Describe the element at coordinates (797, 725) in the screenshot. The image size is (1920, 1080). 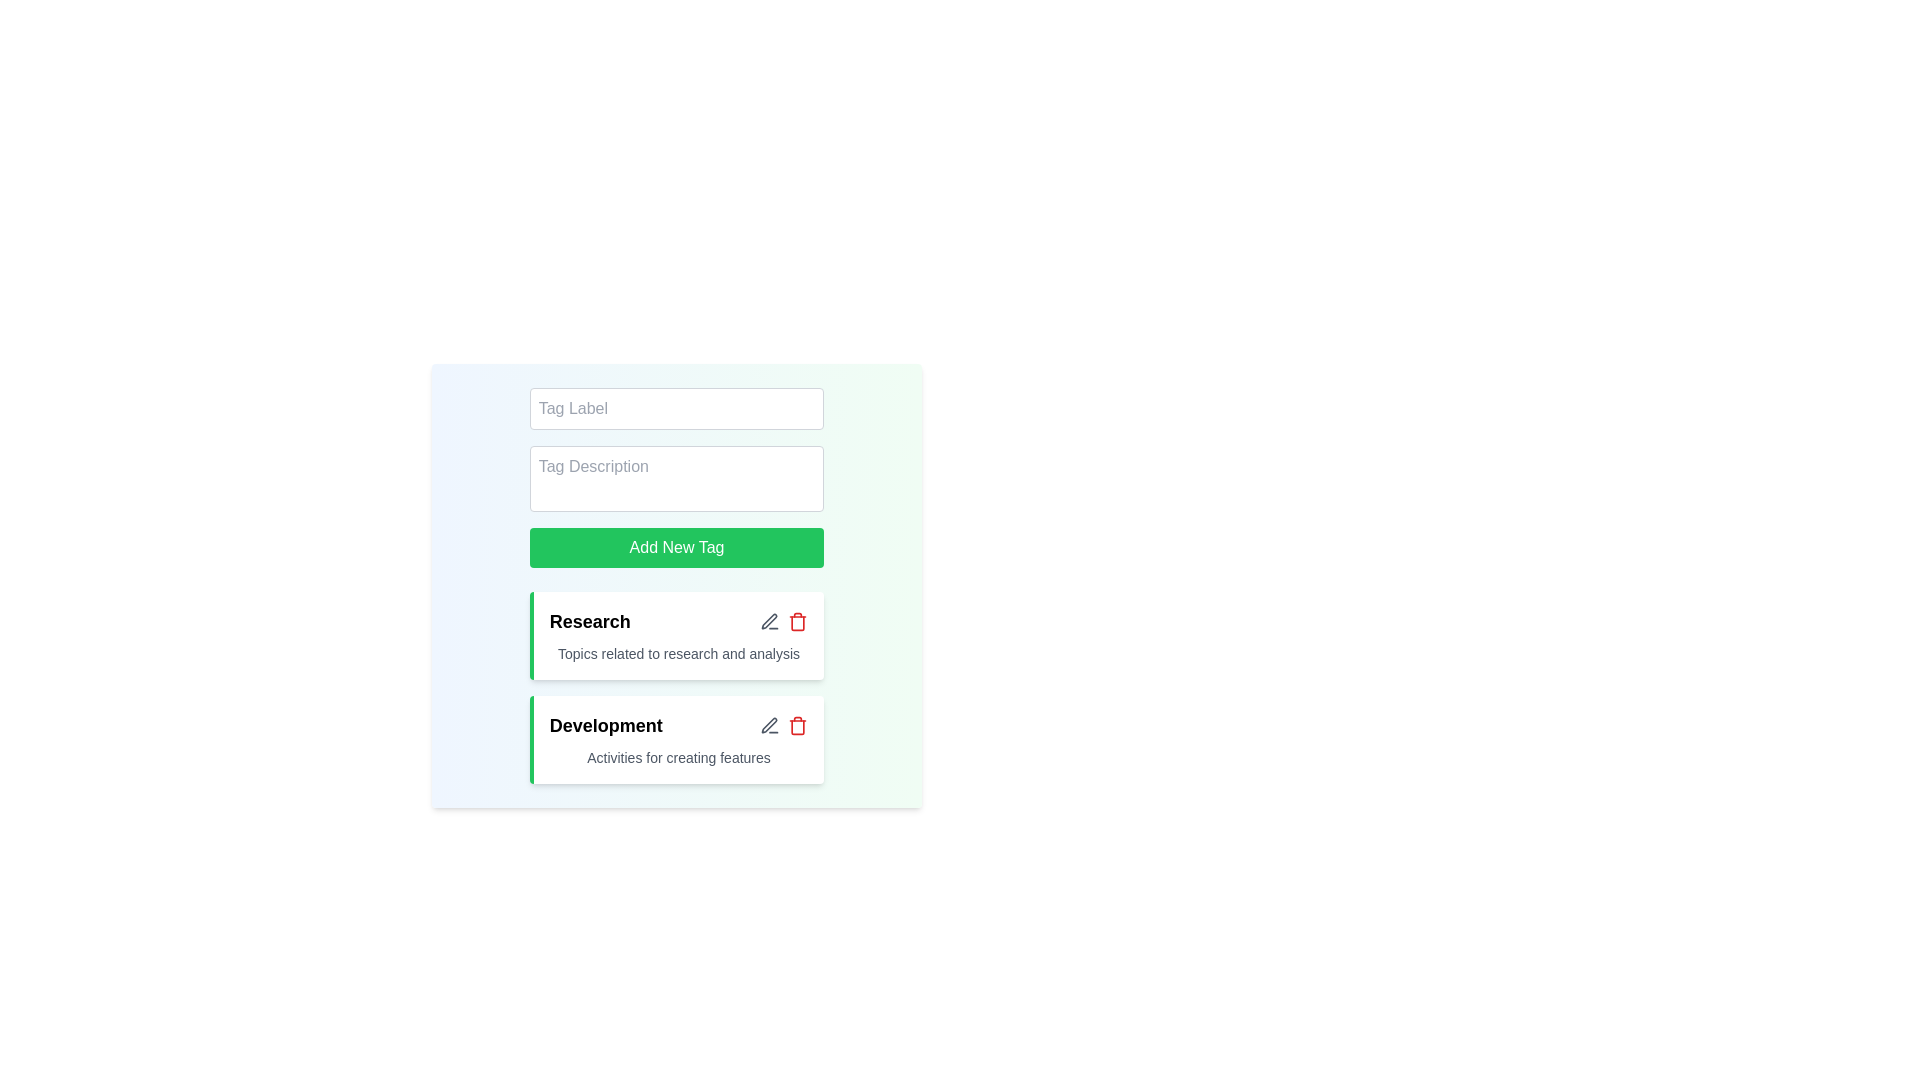
I see `the red trash can icon button located within the 'Development' card to initiate a deletion action` at that location.